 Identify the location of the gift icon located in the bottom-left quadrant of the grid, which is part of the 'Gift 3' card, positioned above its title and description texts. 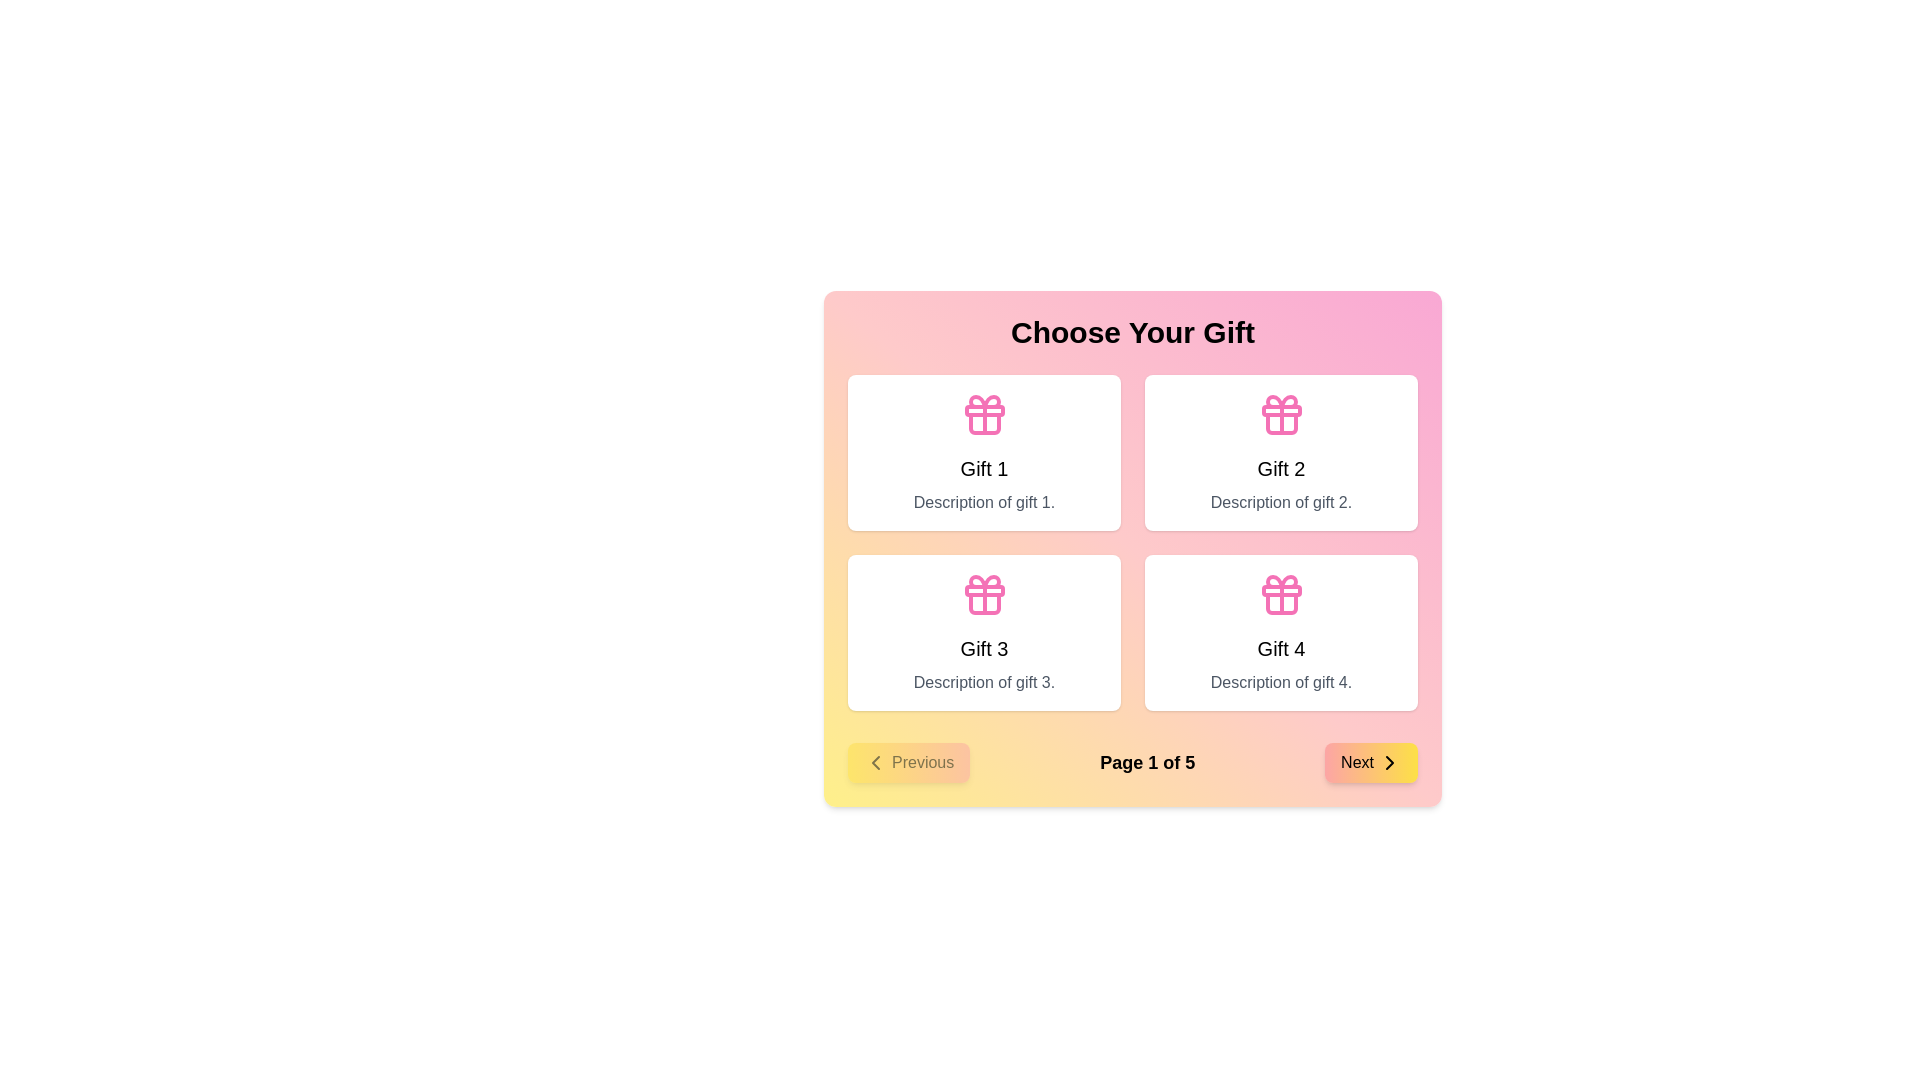
(984, 593).